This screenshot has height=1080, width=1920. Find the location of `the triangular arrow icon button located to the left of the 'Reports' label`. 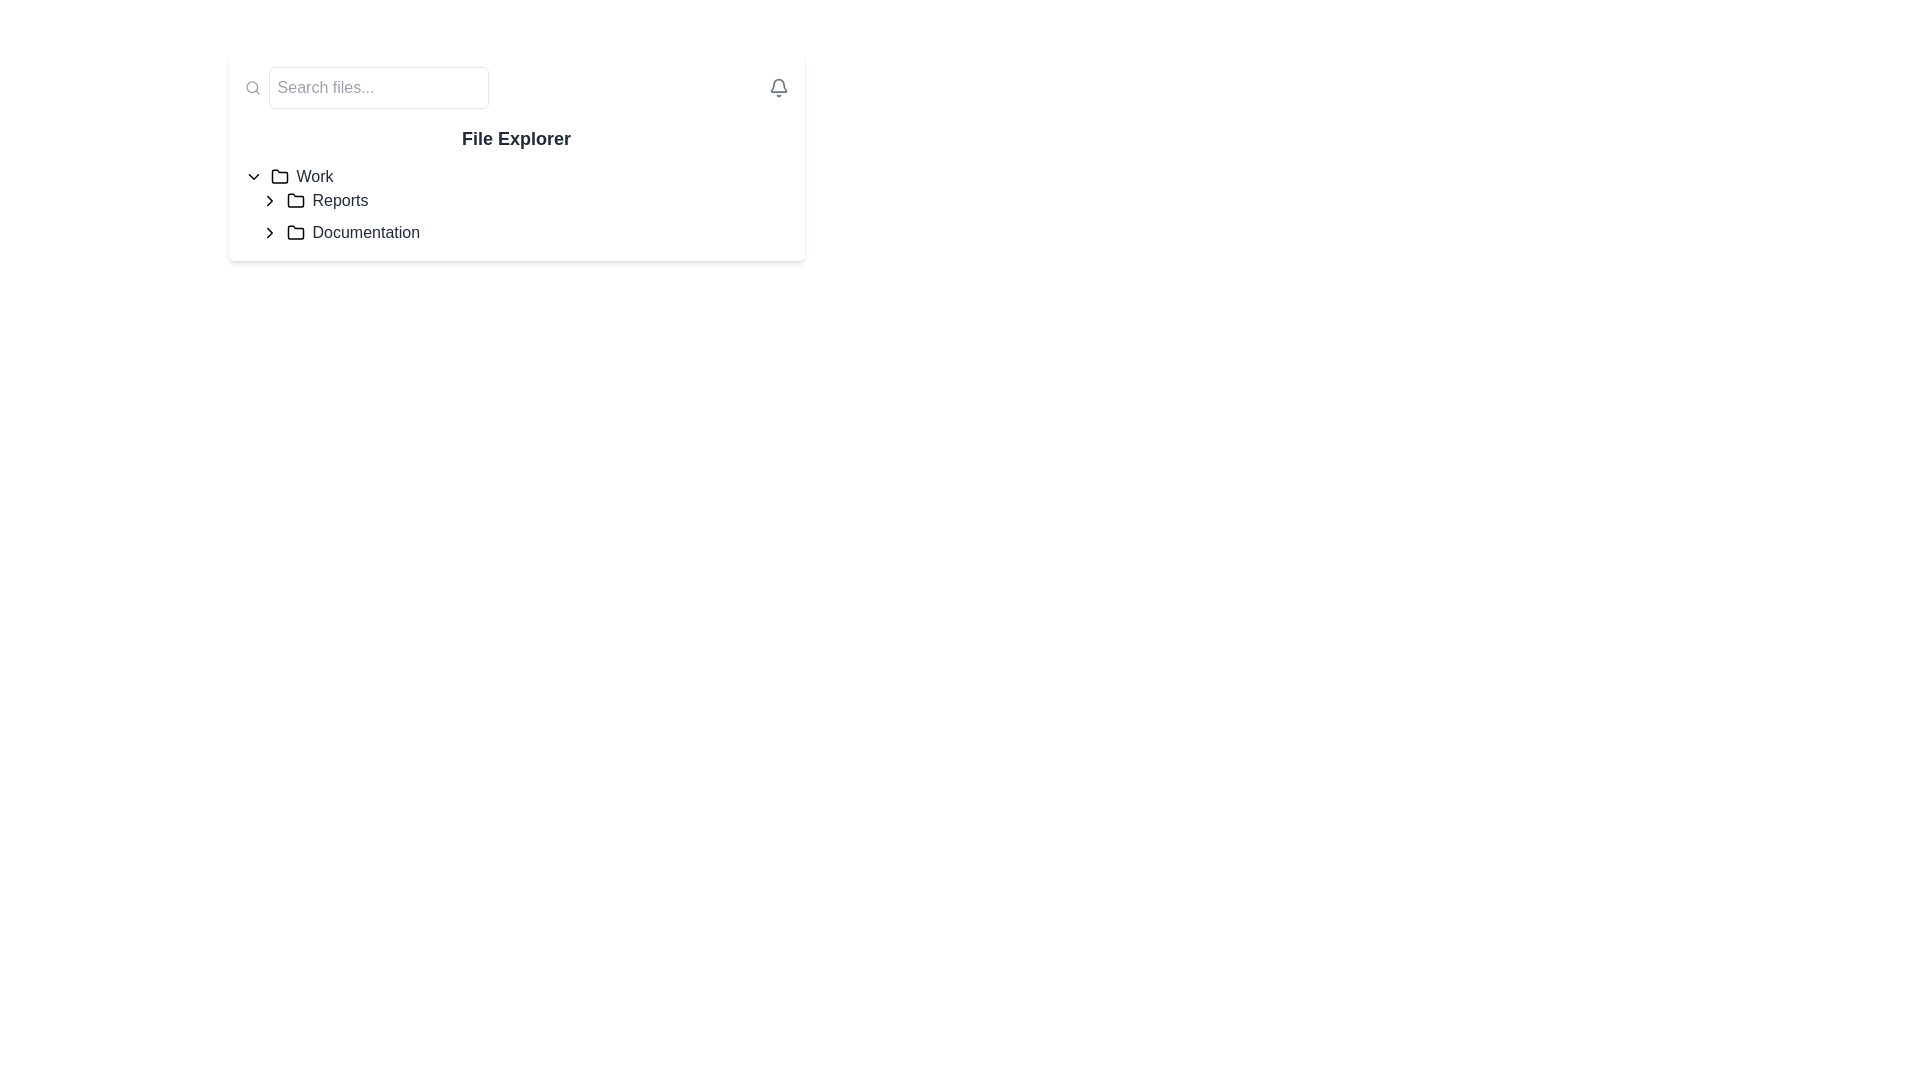

the triangular arrow icon button located to the left of the 'Reports' label is located at coordinates (268, 200).